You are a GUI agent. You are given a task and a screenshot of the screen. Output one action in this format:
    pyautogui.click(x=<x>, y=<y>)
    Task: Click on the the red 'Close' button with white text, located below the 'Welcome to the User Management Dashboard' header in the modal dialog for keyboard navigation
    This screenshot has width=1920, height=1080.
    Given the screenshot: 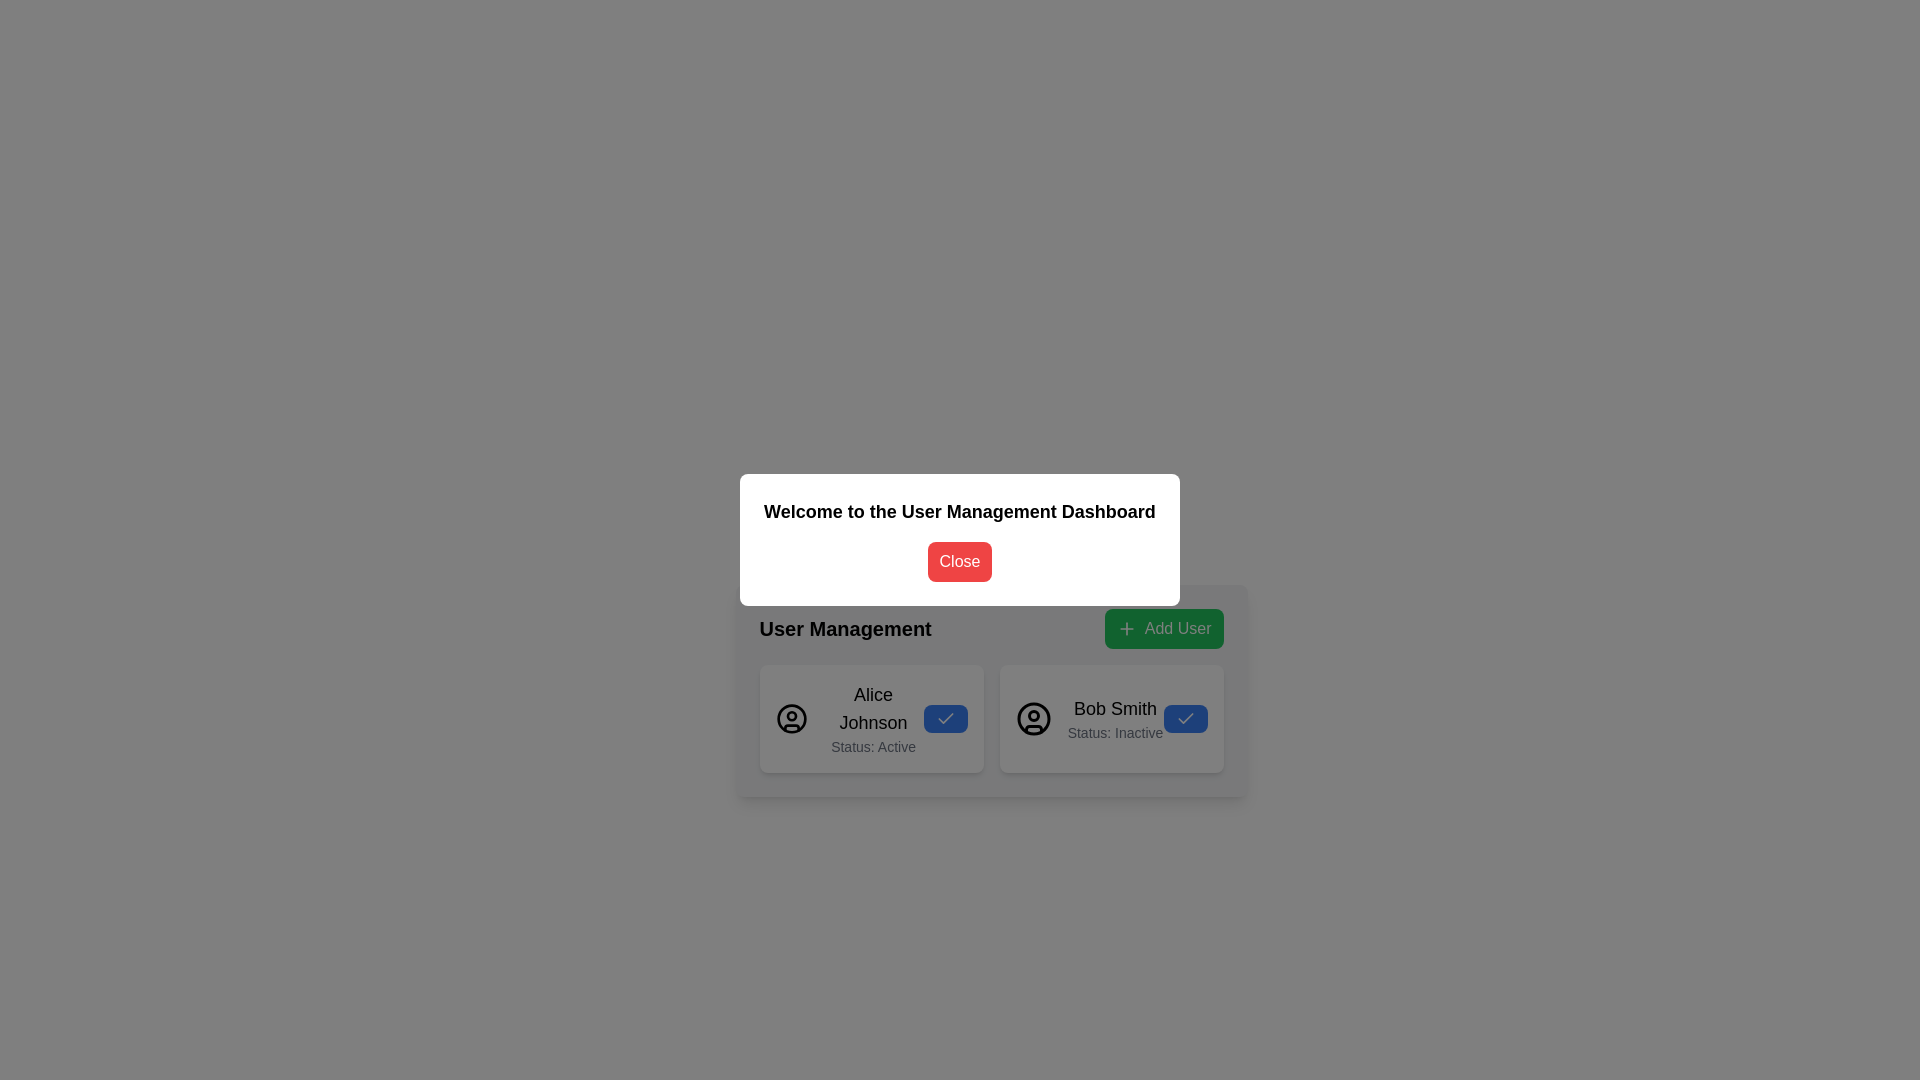 What is the action you would take?
    pyautogui.click(x=960, y=562)
    